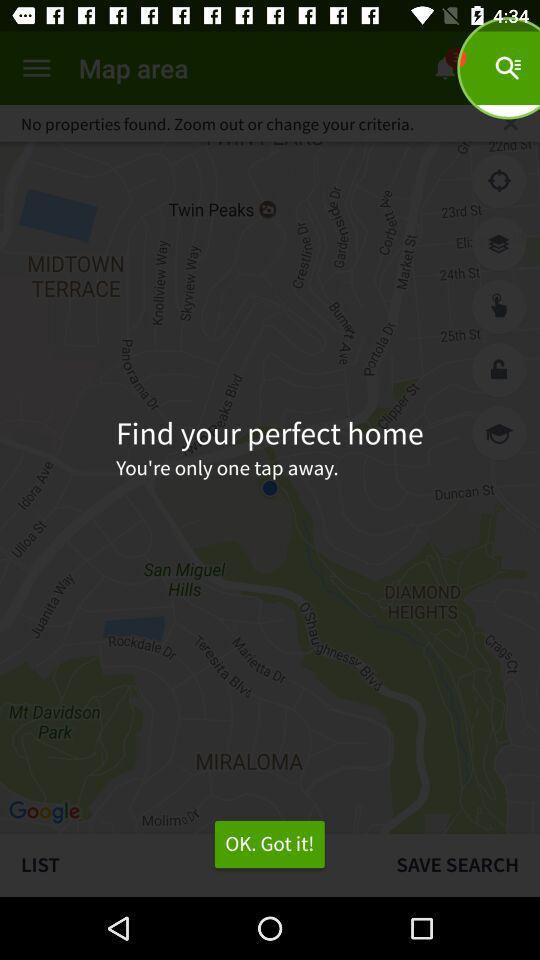  I want to click on the ok. got it! icon, so click(269, 843).